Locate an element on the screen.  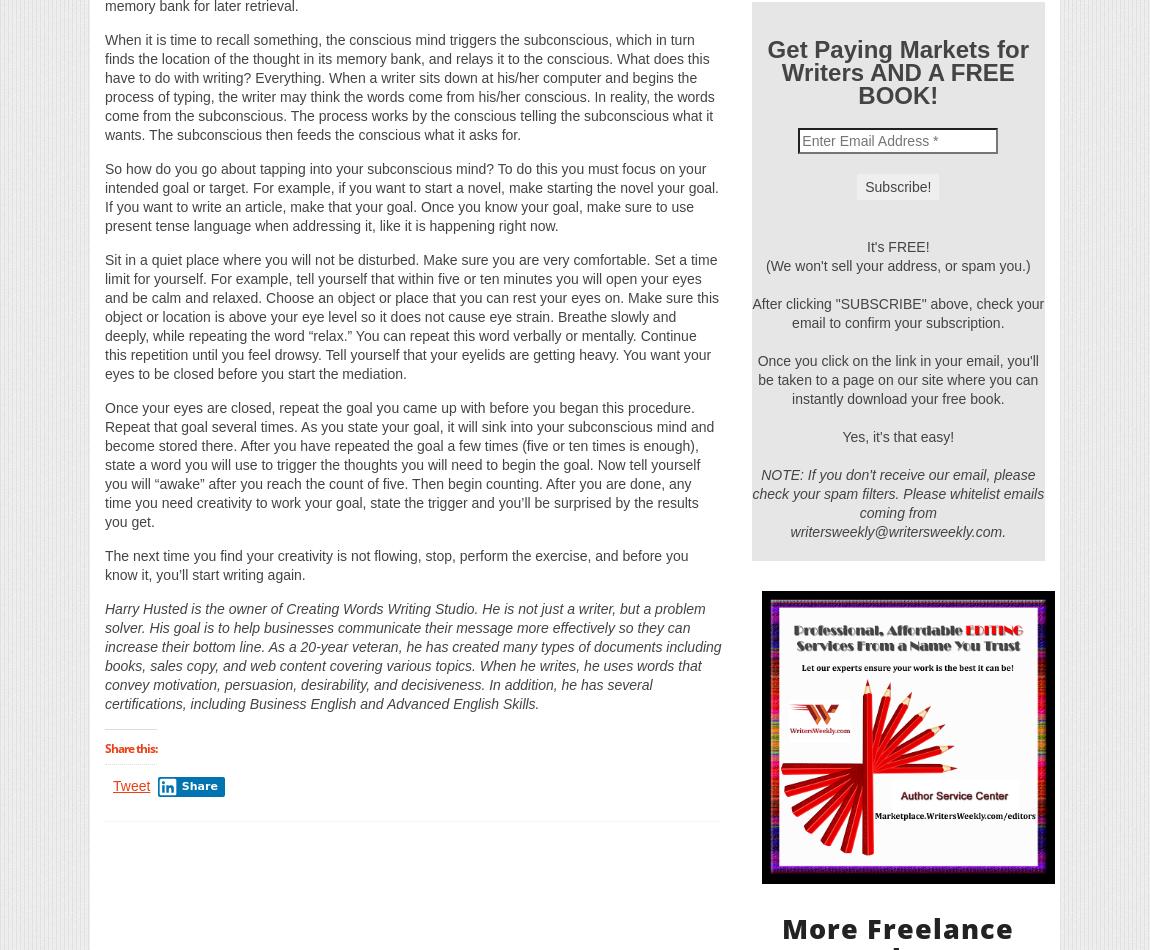
'Share this:' is located at coordinates (129, 746).